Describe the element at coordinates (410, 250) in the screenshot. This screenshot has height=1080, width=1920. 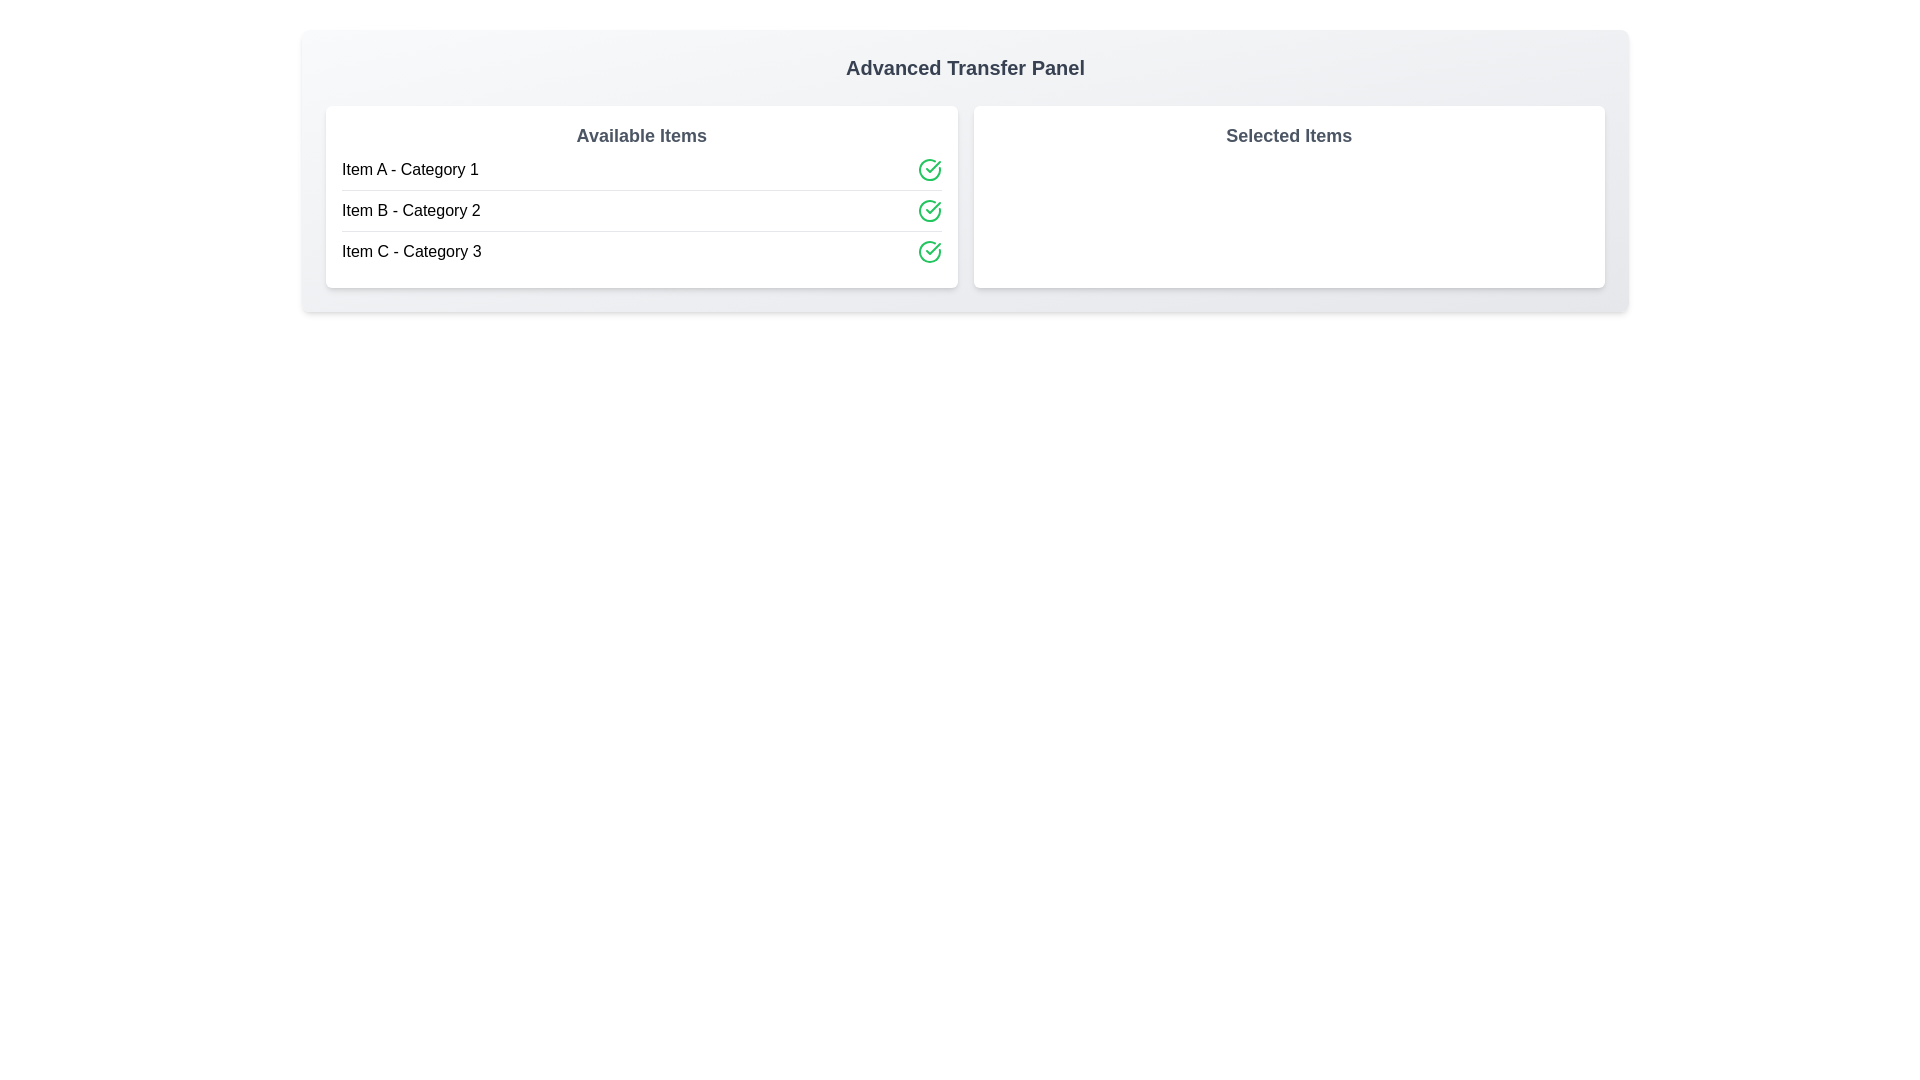
I see `the text label displaying 'Item C - Category 3'` at that location.